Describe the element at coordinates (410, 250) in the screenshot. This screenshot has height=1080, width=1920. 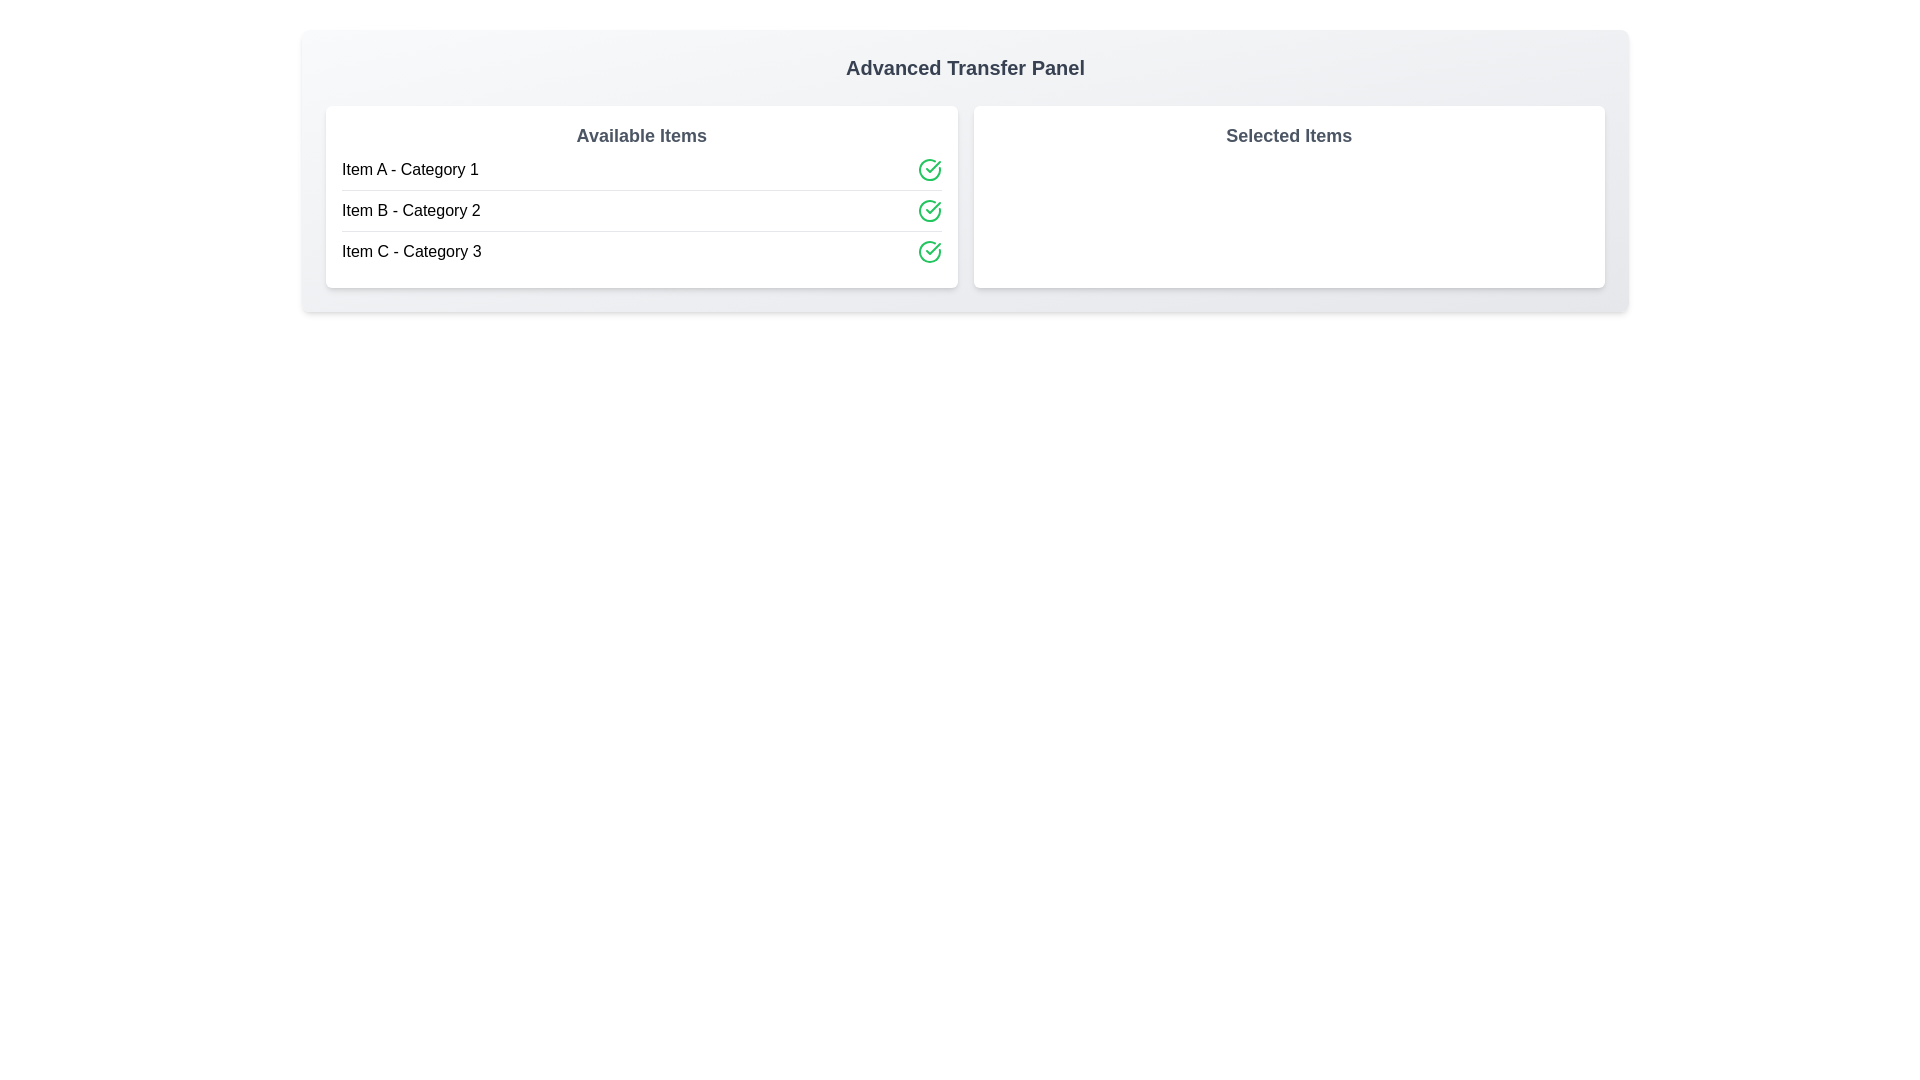
I see `the text label displaying 'Item C - Category 3'` at that location.